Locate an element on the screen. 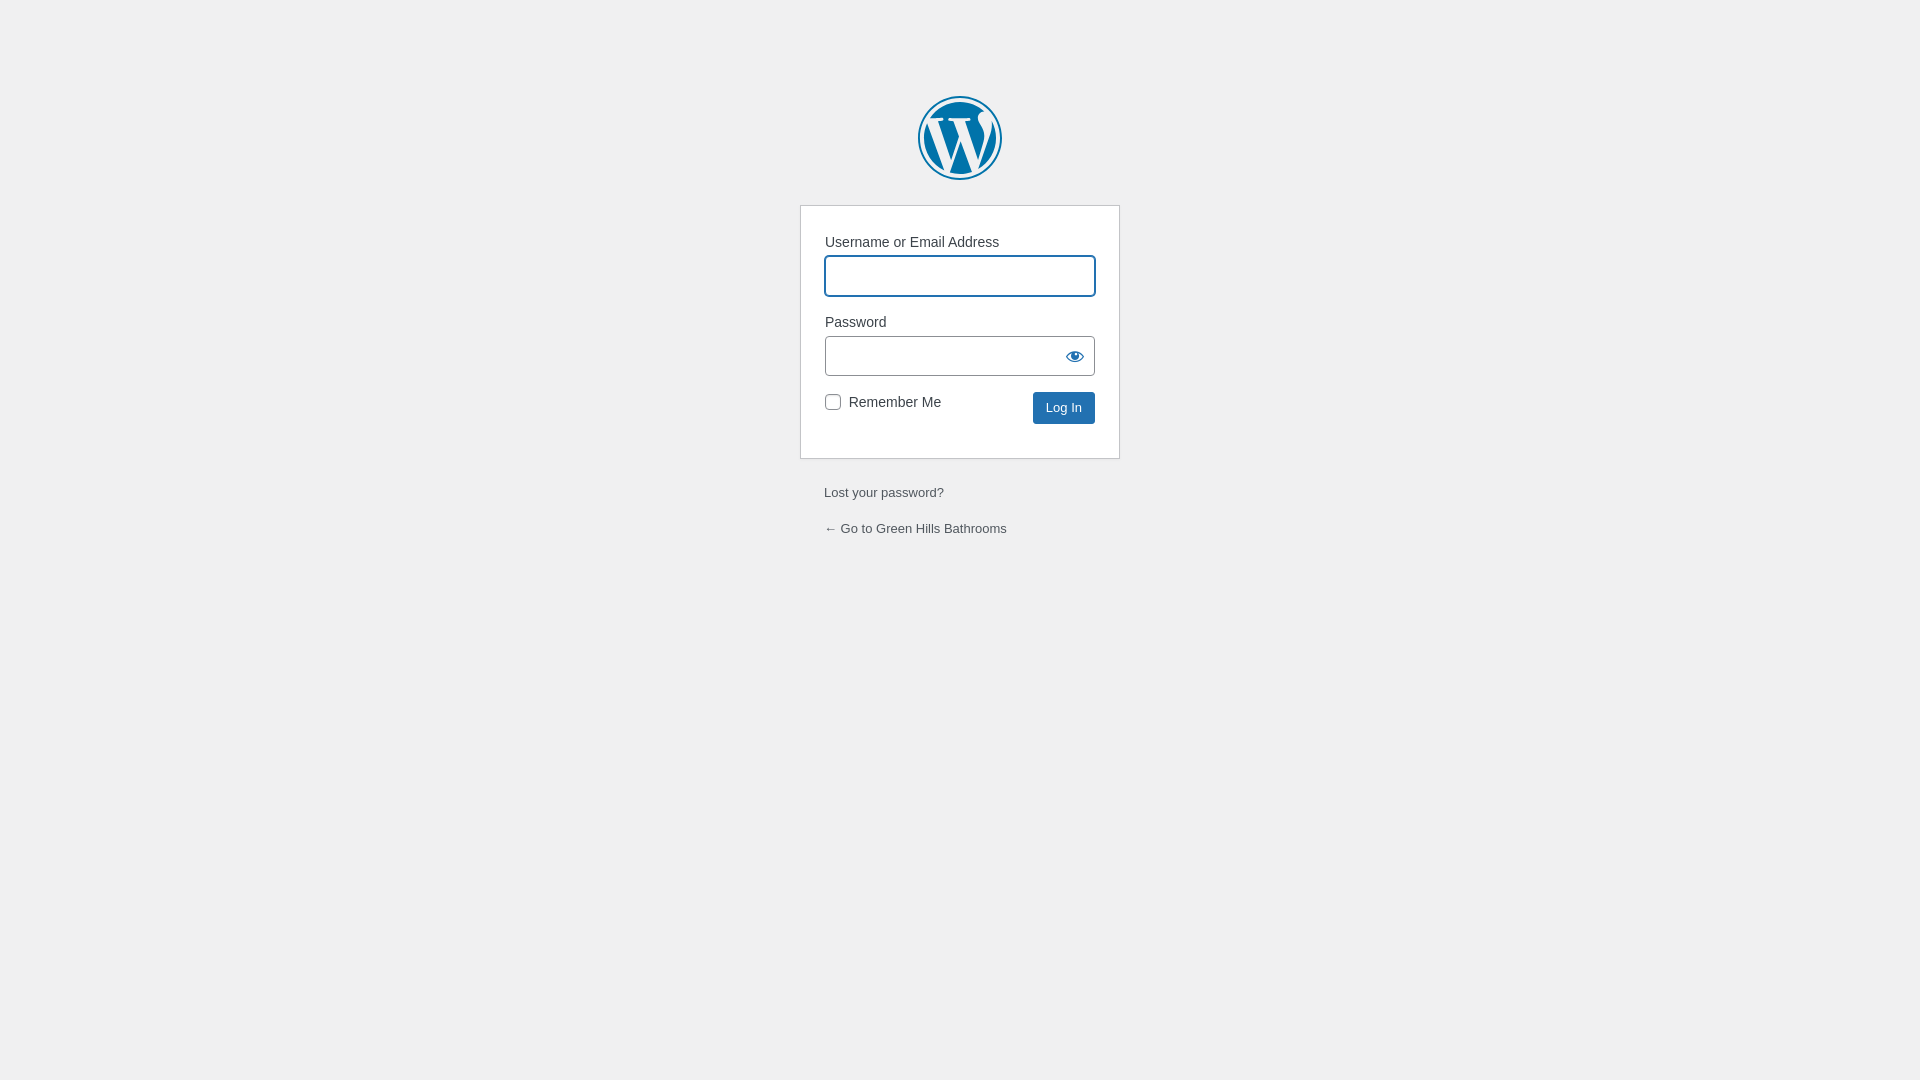 The height and width of the screenshot is (1080, 1920). 'Lost your password?' is located at coordinates (882, 492).